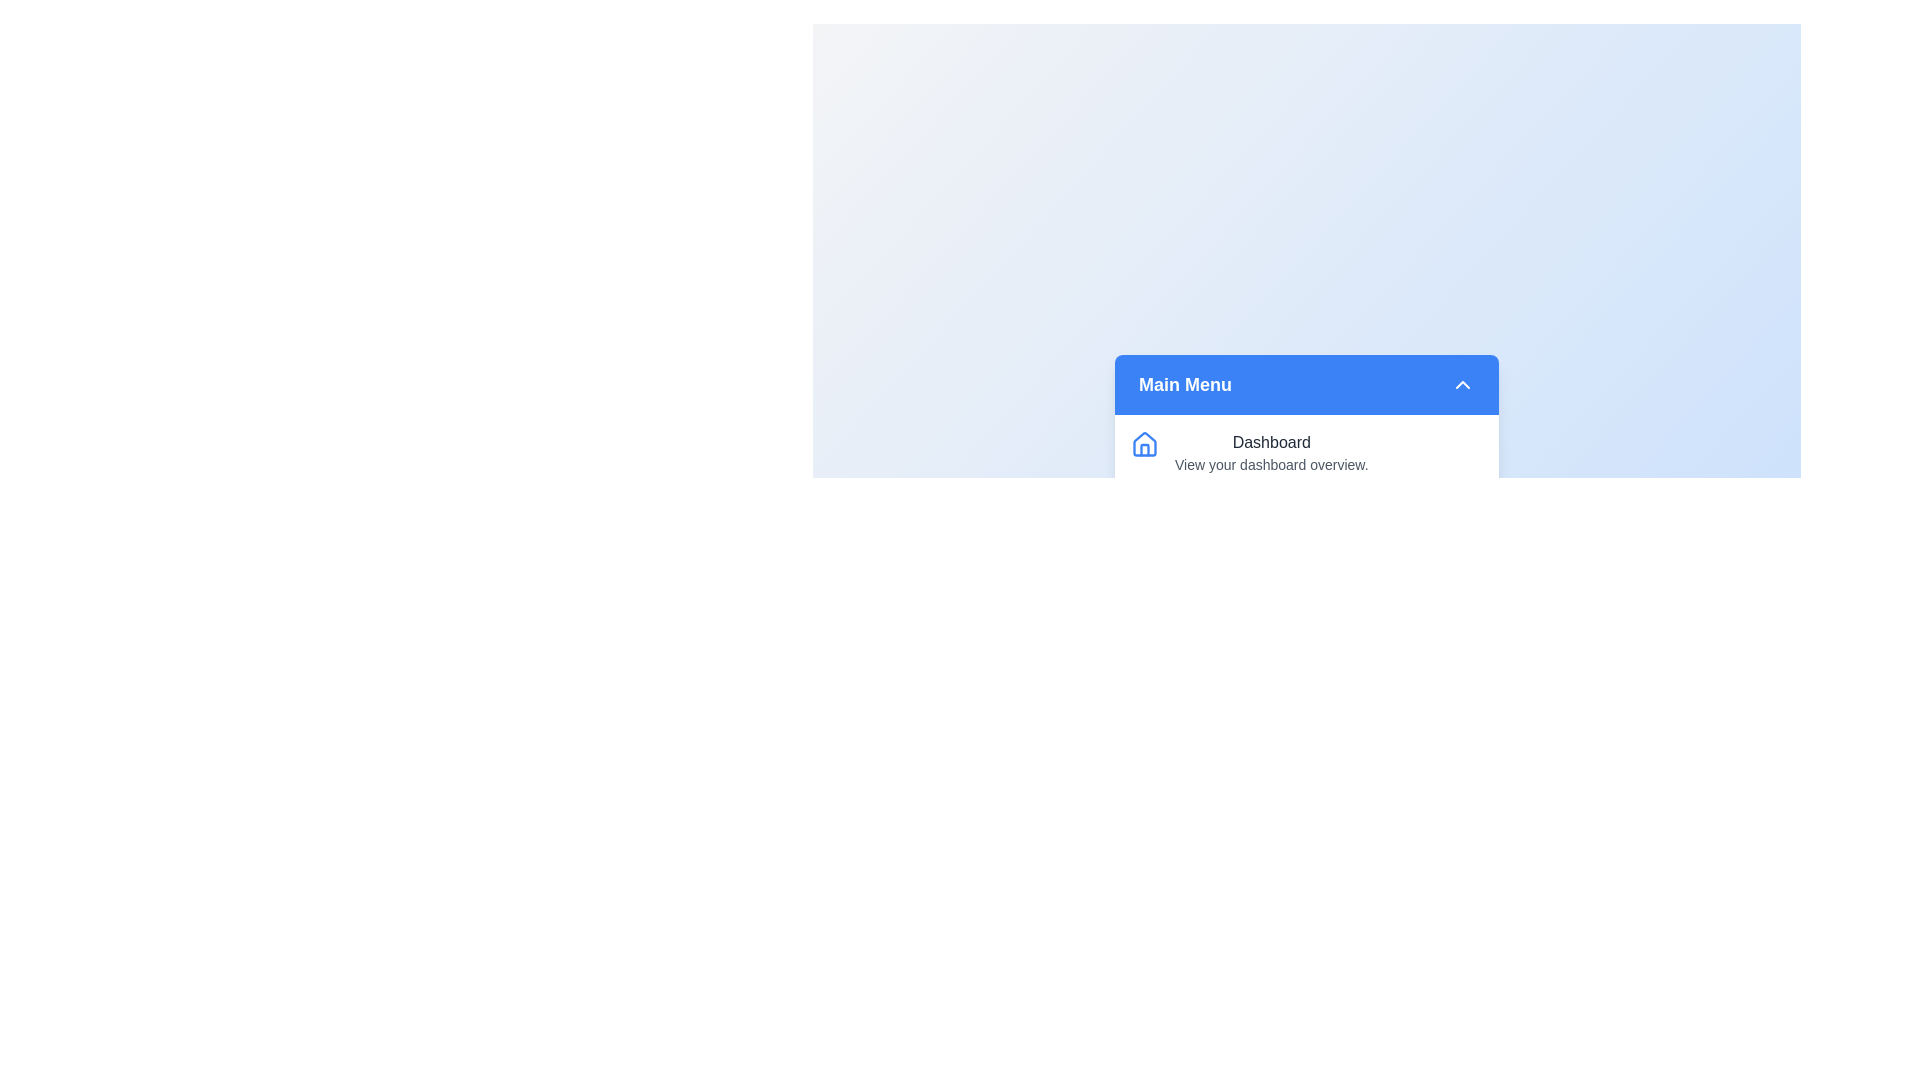  Describe the element at coordinates (1306, 452) in the screenshot. I see `the menu item Dashboard to navigate or view details` at that location.